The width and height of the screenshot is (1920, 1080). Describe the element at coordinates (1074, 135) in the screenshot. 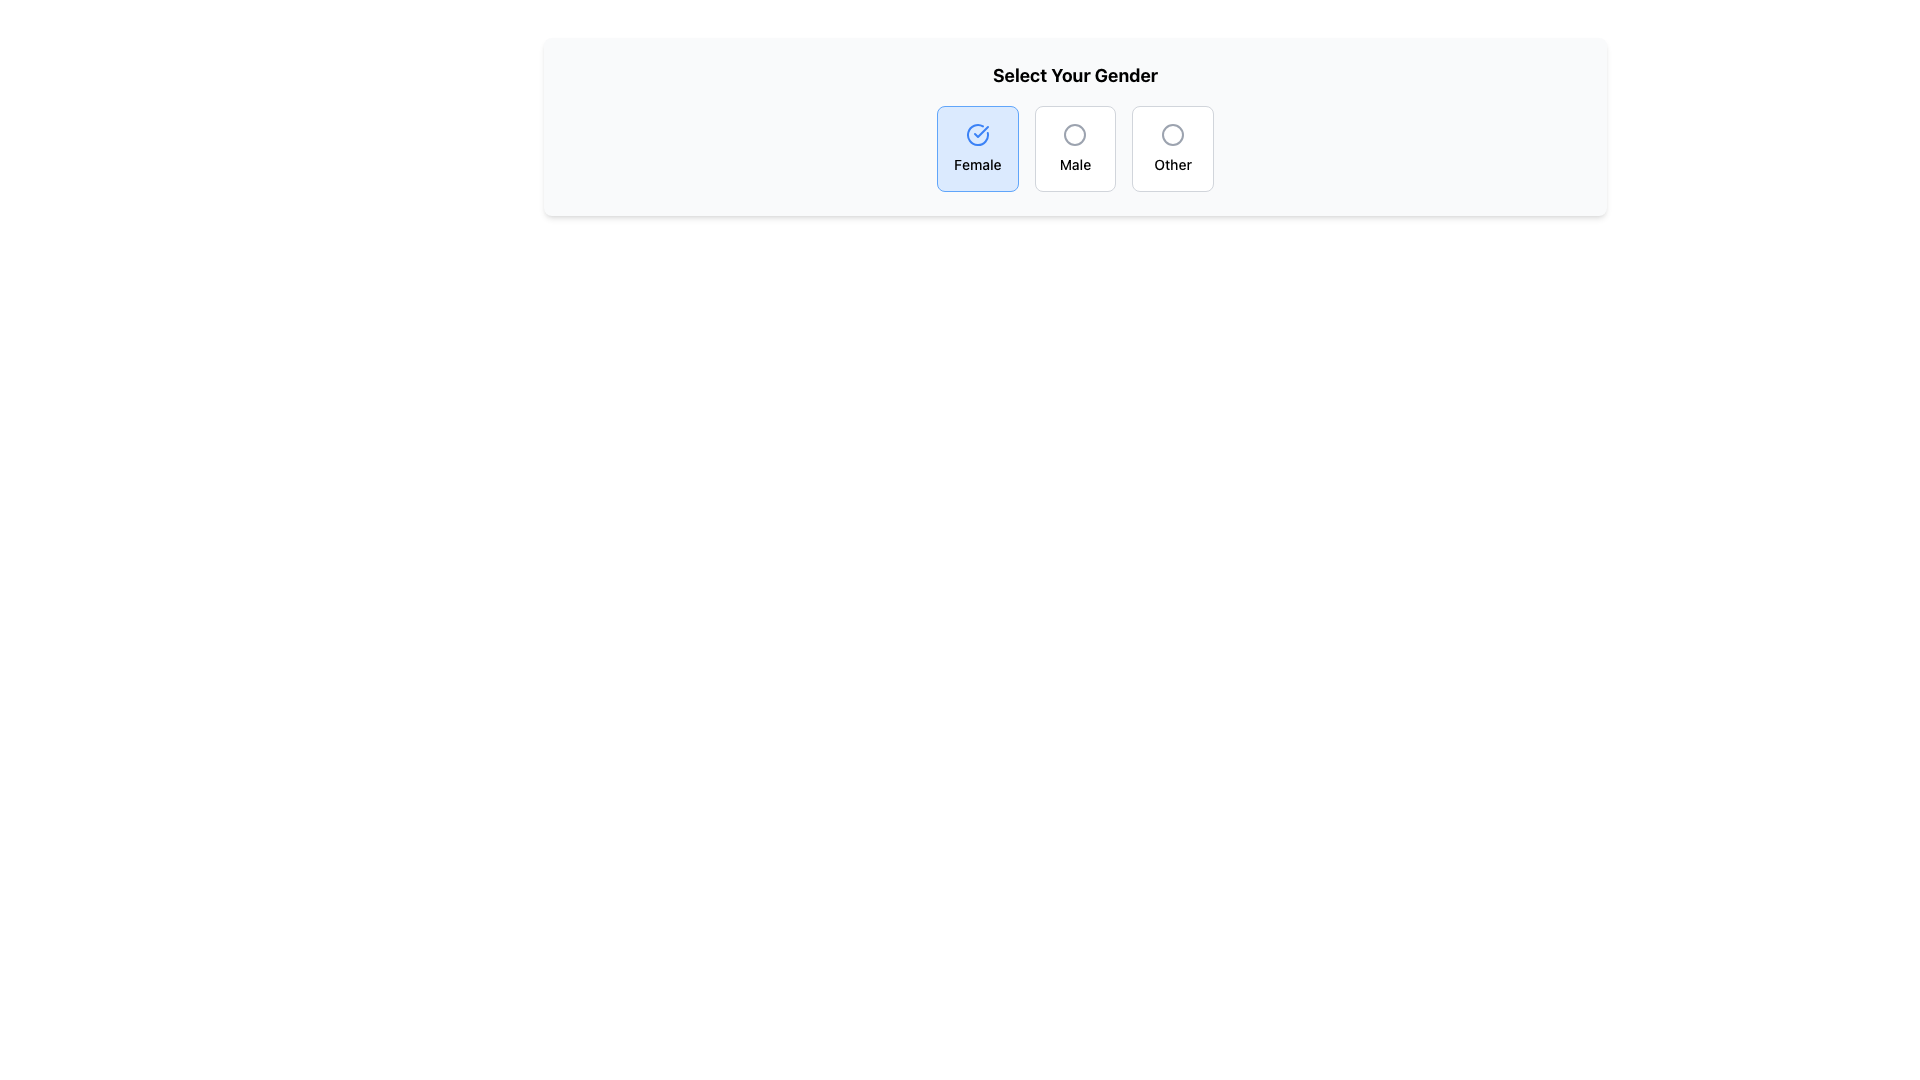

I see `the circular selection indicator for the 'Male' option in the radio button component labeled 'Select Your Gender'` at that location.